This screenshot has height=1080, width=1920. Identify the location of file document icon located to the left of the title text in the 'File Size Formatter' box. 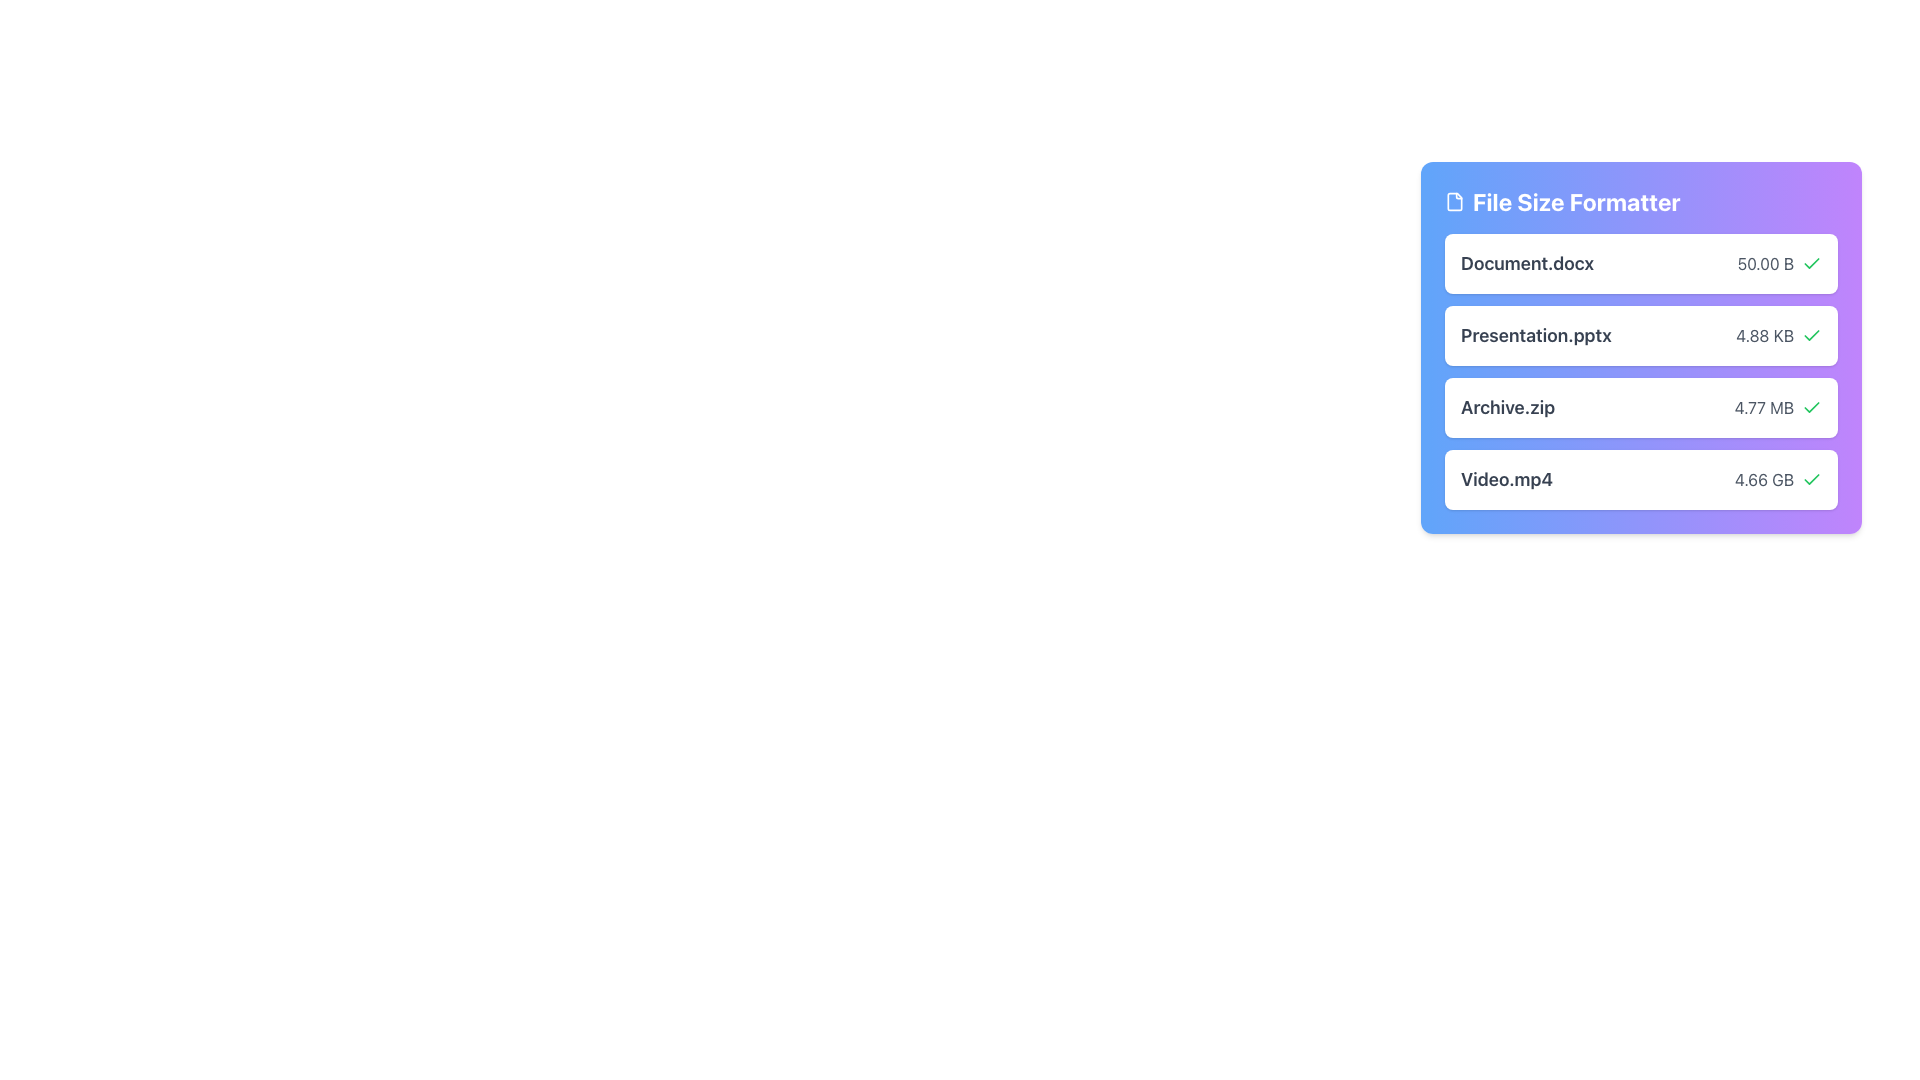
(1454, 201).